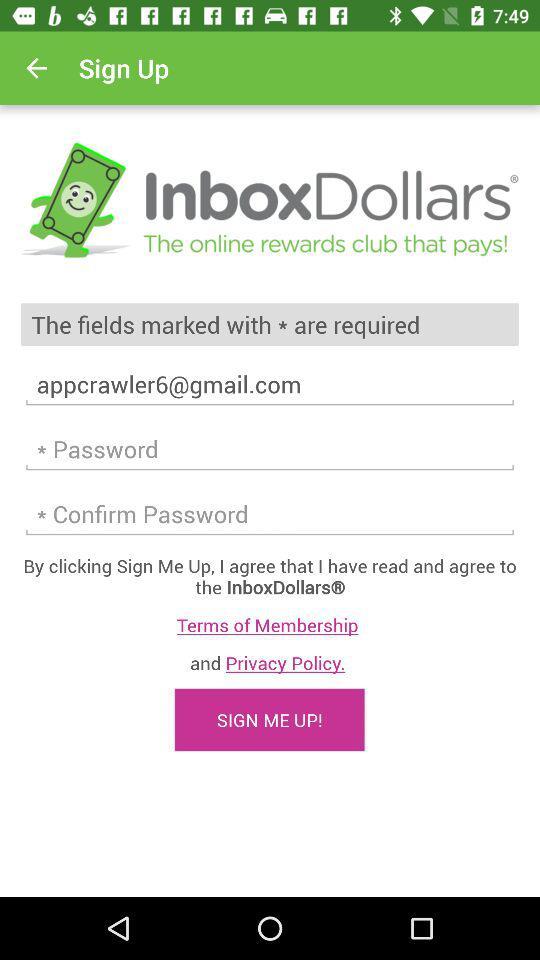 Image resolution: width=540 pixels, height=960 pixels. What do you see at coordinates (270, 624) in the screenshot?
I see `item above the and privacy policy.  icon` at bounding box center [270, 624].